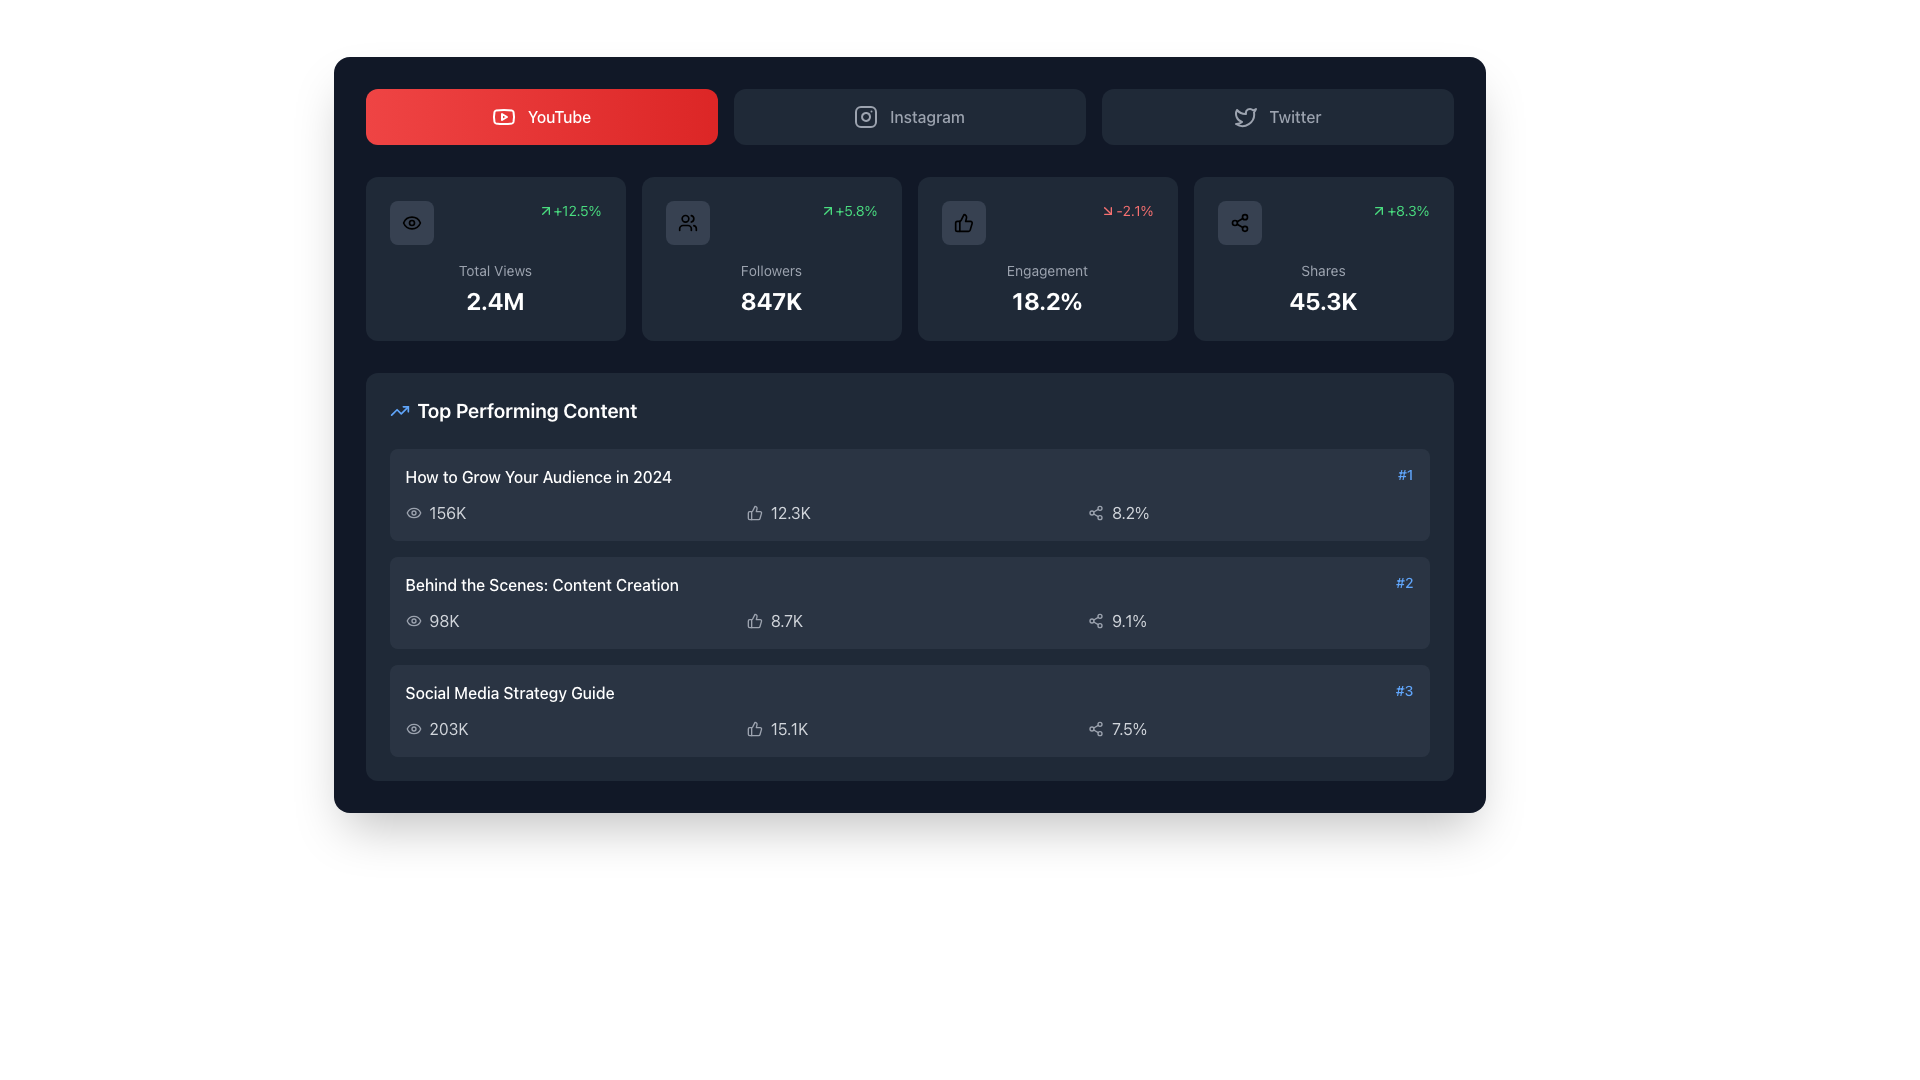 The width and height of the screenshot is (1920, 1080). Describe the element at coordinates (1095, 620) in the screenshot. I see `the 'Share' icon represented by three connected circles, which is located to the left of the text '9.1%' in the row labeled '#2 Behind the Scenes: Content Creation'` at that location.